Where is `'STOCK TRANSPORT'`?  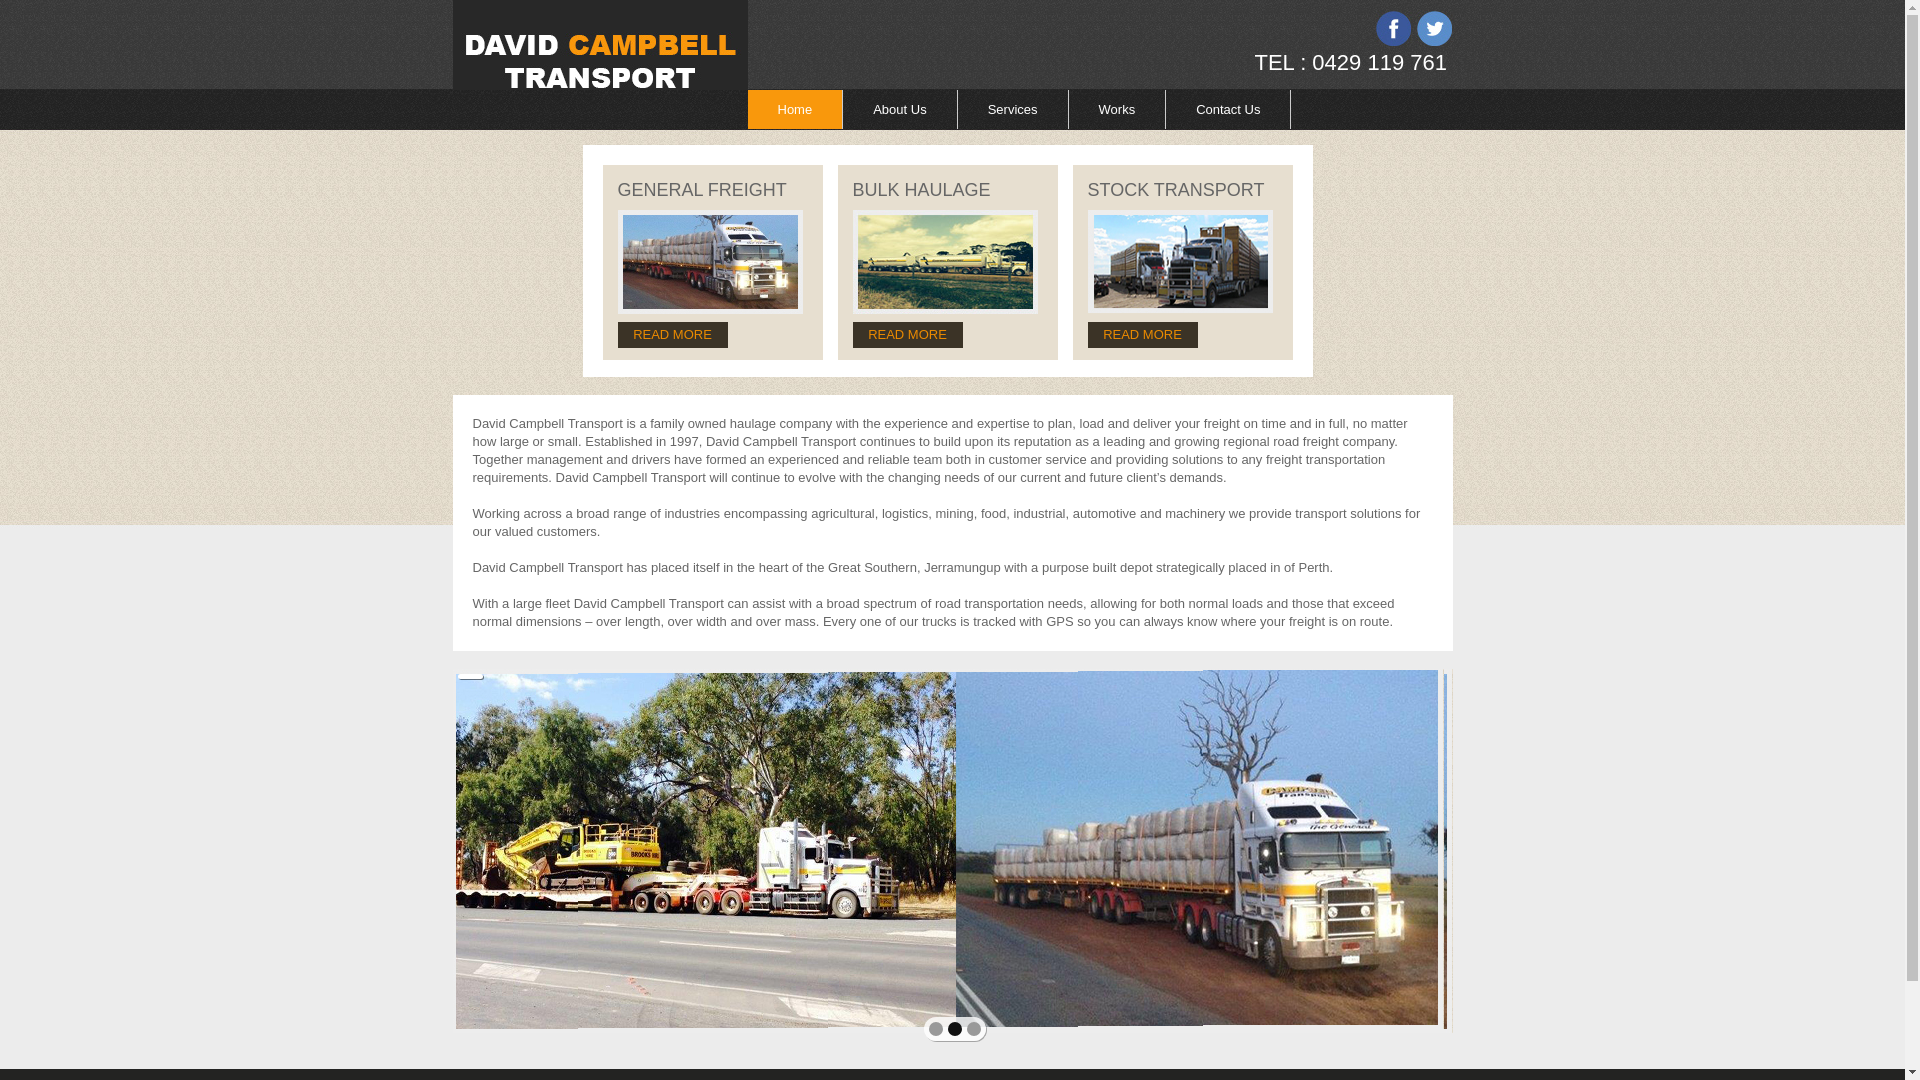 'STOCK TRANSPORT' is located at coordinates (1176, 189).